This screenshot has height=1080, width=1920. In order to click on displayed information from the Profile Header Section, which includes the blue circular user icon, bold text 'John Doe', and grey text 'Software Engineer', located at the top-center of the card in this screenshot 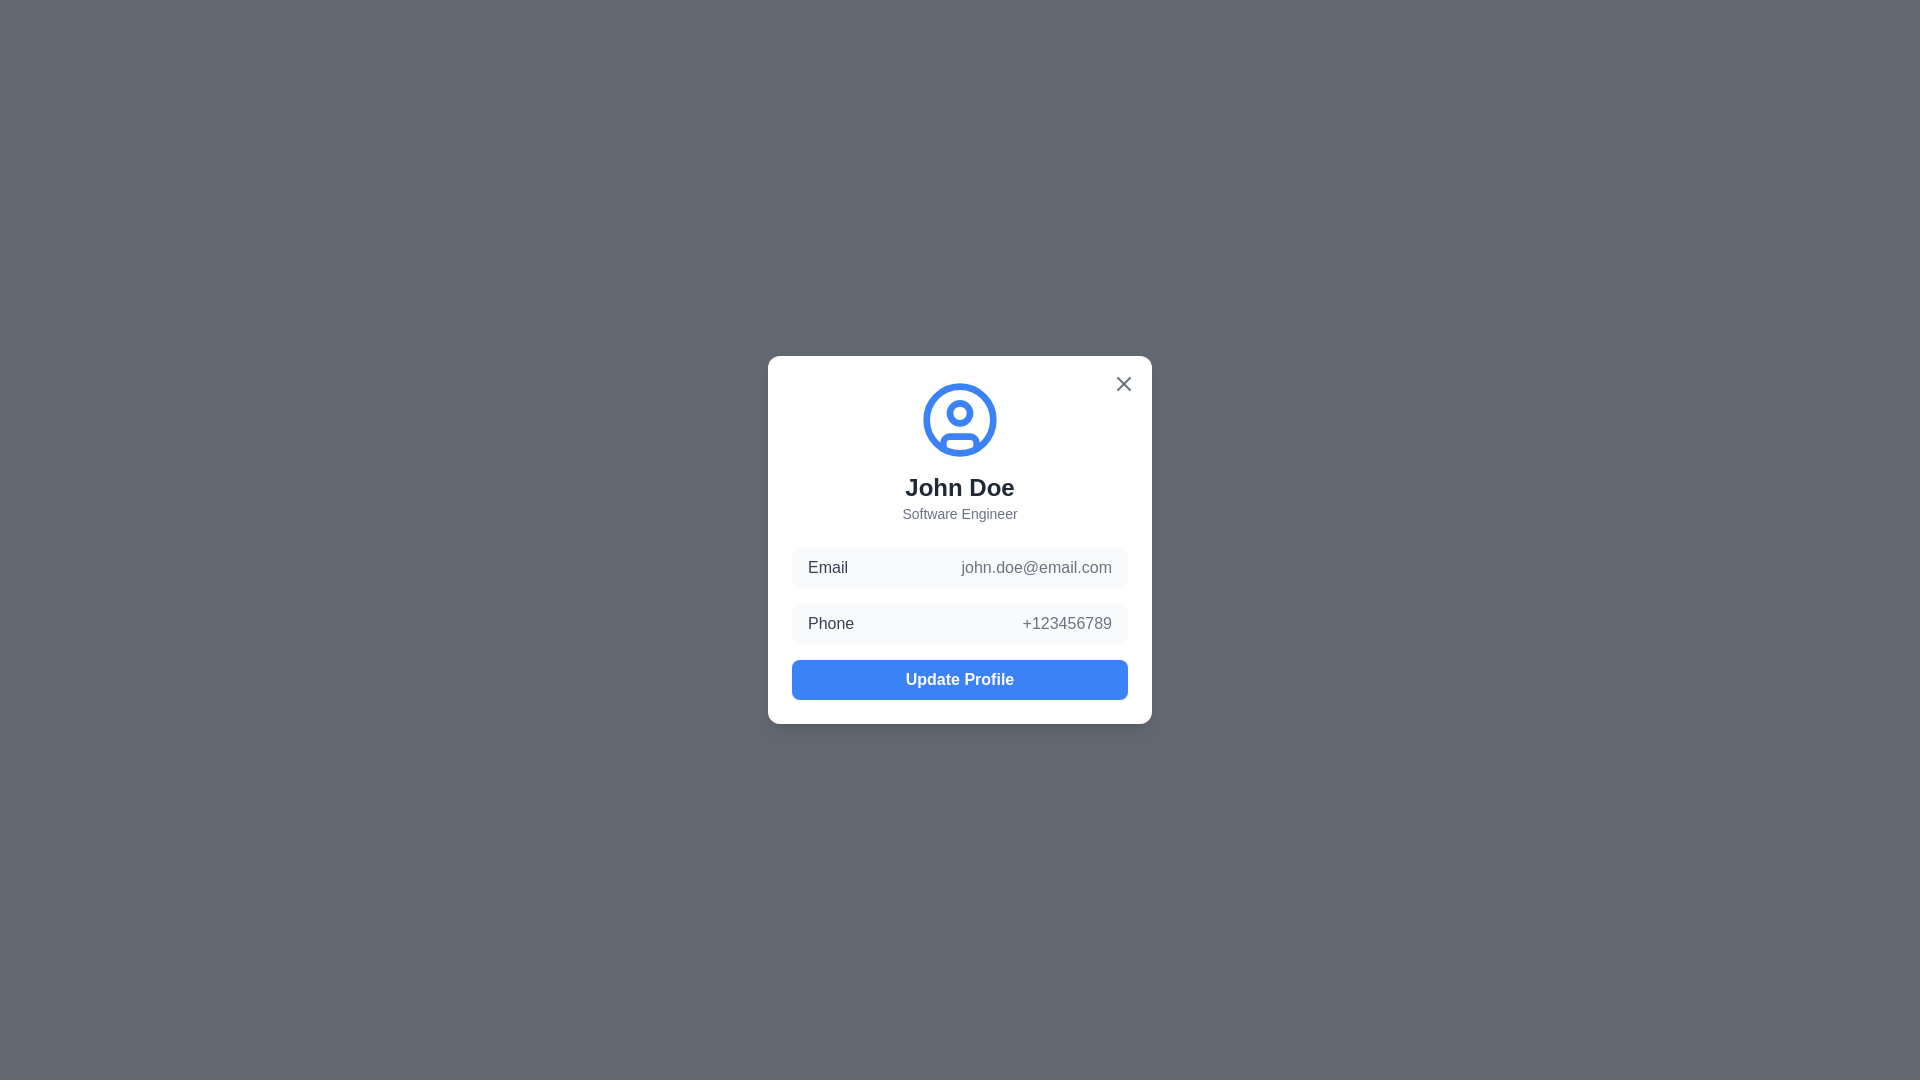, I will do `click(960, 451)`.